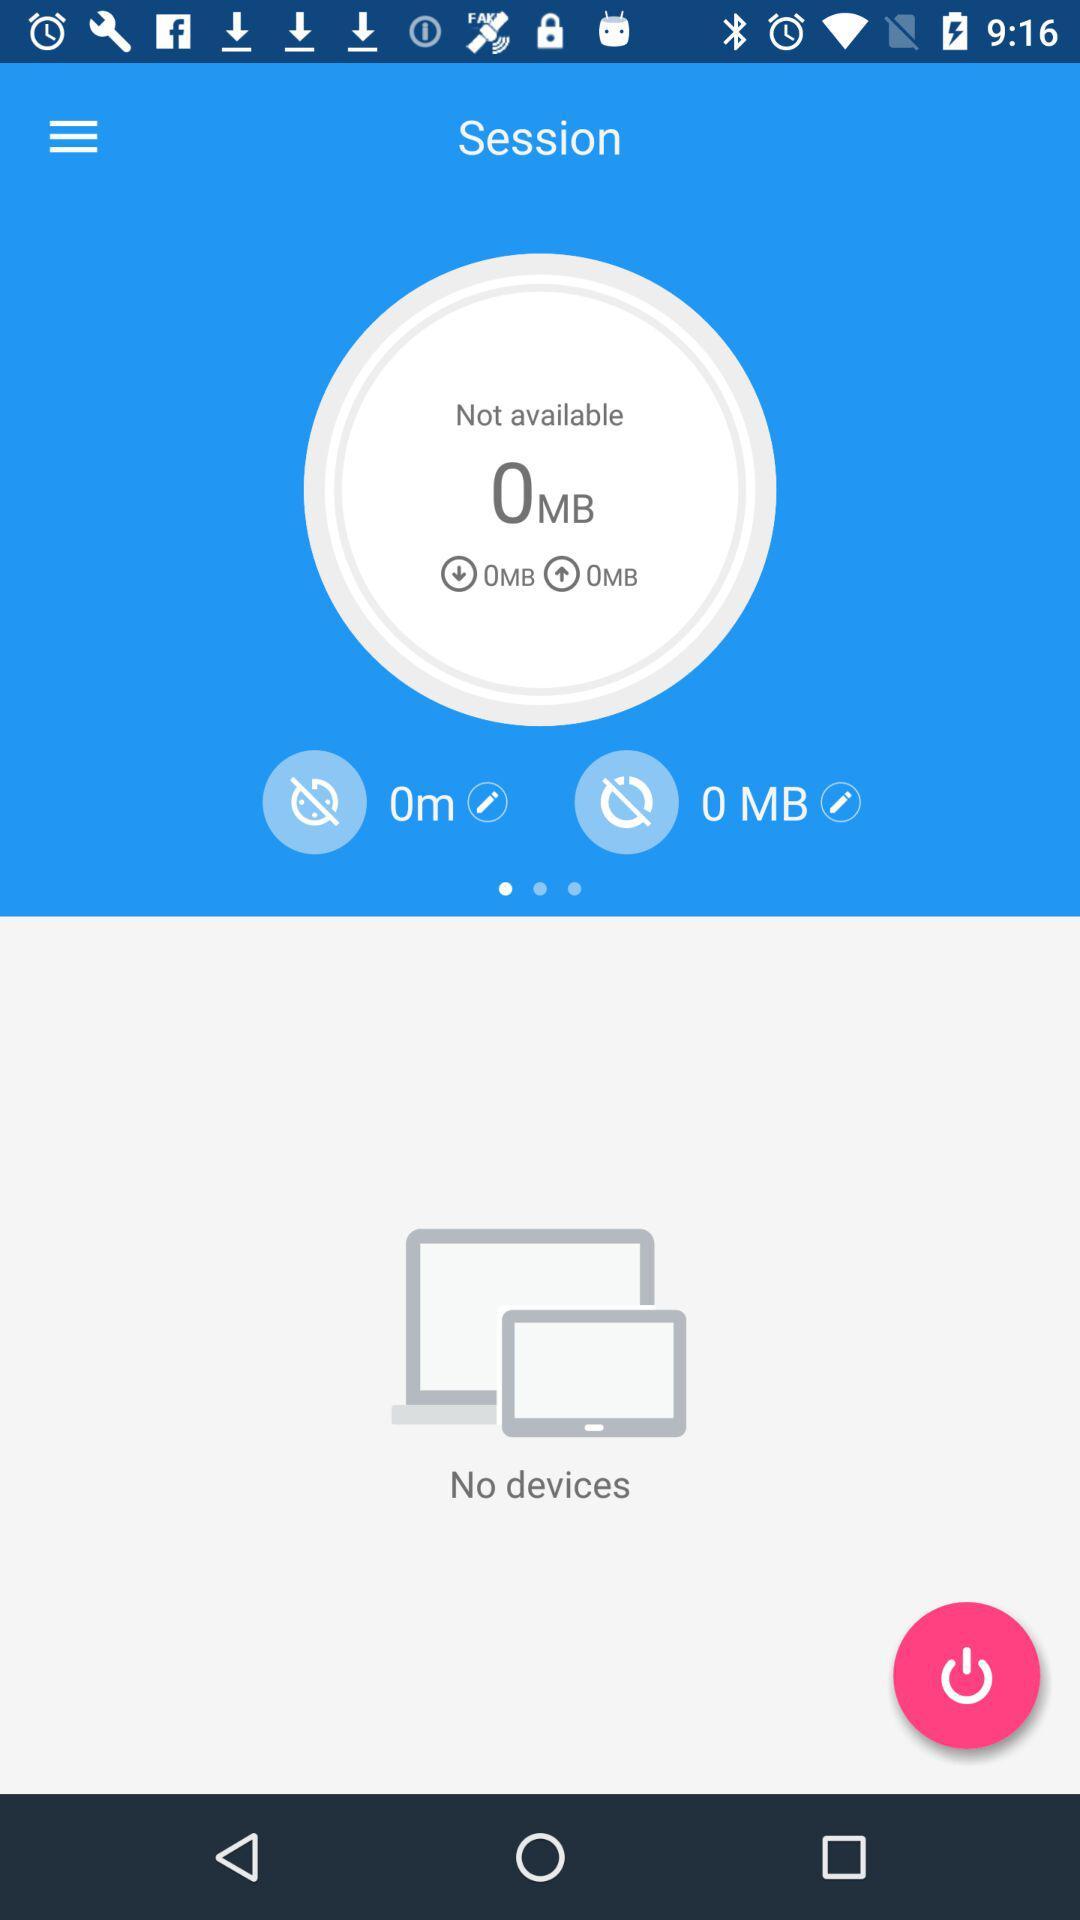  Describe the element at coordinates (72, 135) in the screenshot. I see `the item at the top left corner` at that location.